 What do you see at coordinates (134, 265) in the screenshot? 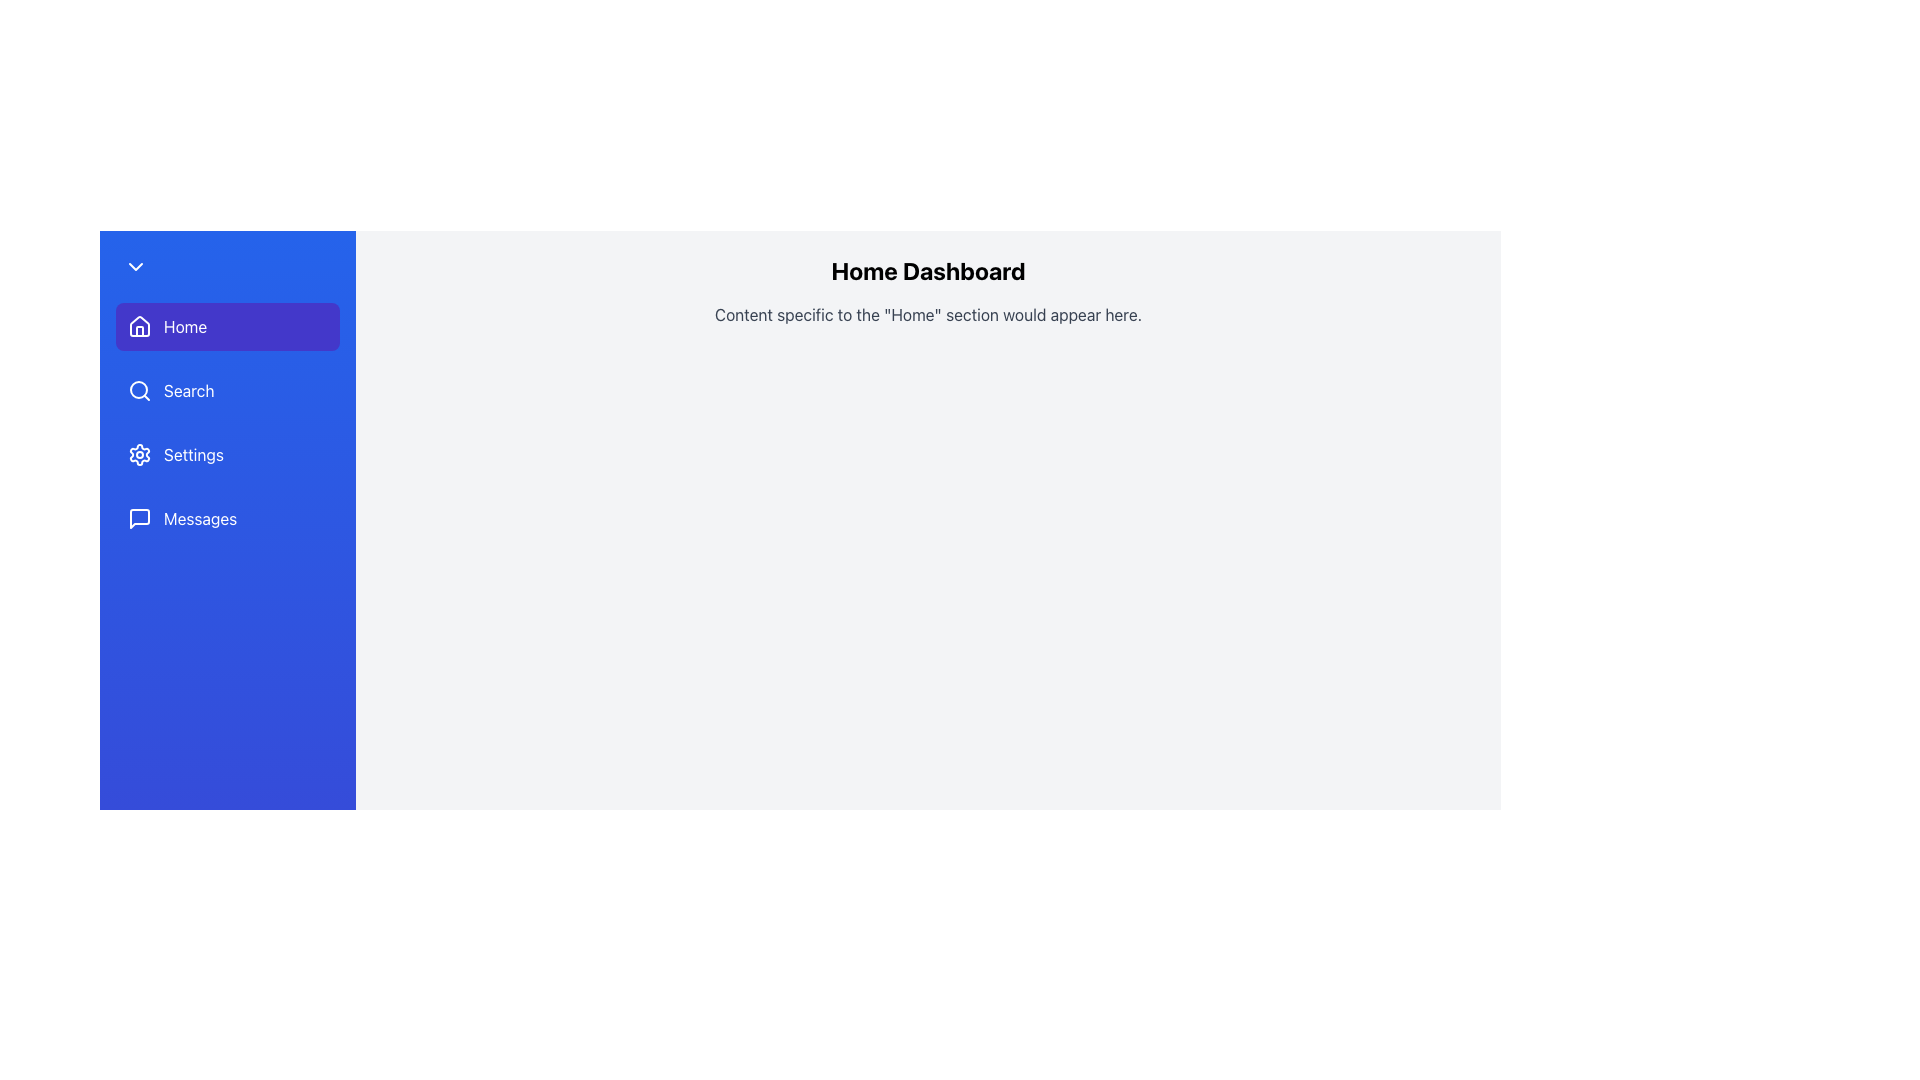
I see `the downward-pointing chevron icon located at the top-left corner of the sidebar navigation menu, which is displayed in white against a blue background` at bounding box center [134, 265].